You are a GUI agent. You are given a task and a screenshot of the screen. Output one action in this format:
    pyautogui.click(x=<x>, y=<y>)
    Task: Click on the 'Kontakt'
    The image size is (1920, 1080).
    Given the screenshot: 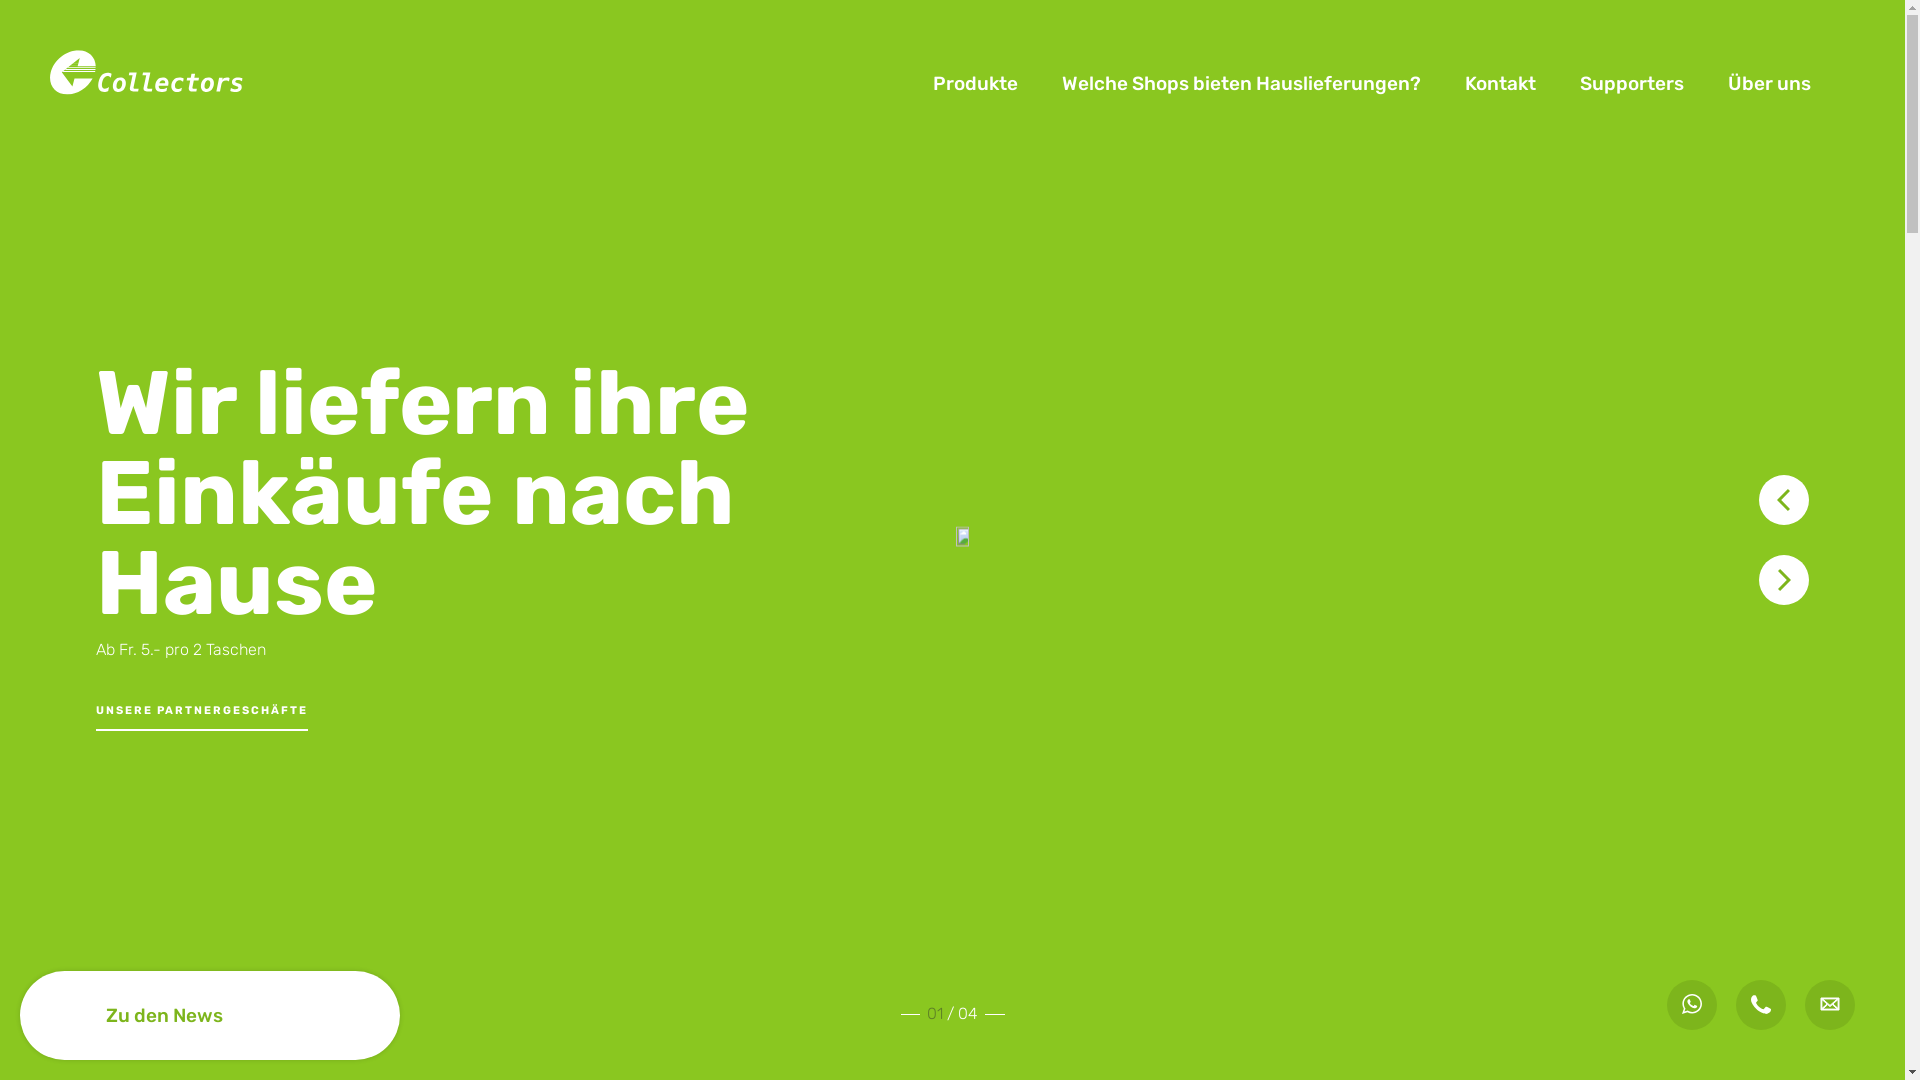 What is the action you would take?
    pyautogui.click(x=1500, y=83)
    